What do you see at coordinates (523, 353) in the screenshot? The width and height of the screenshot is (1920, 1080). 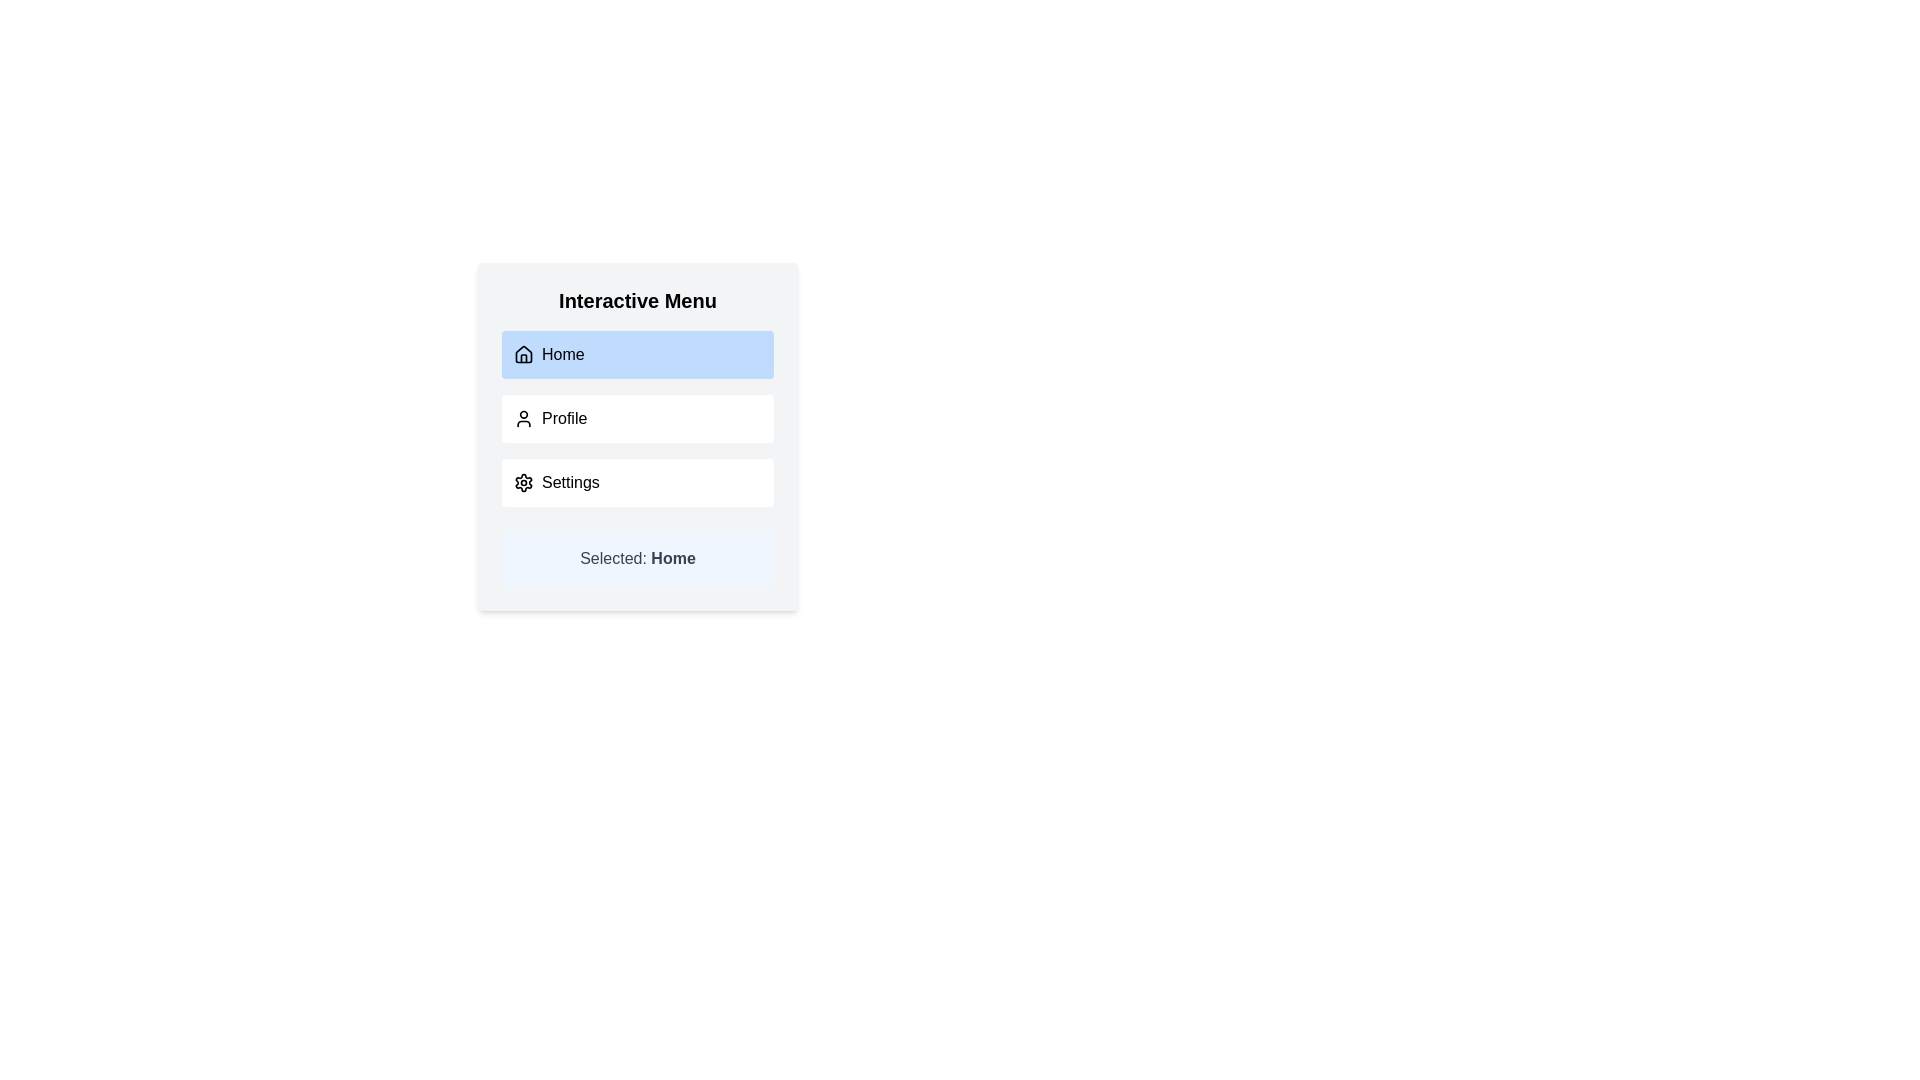 I see `the house icon with a stylized geometric design located to the left of the 'Home' menu item in the 'Interactive Menu'` at bounding box center [523, 353].